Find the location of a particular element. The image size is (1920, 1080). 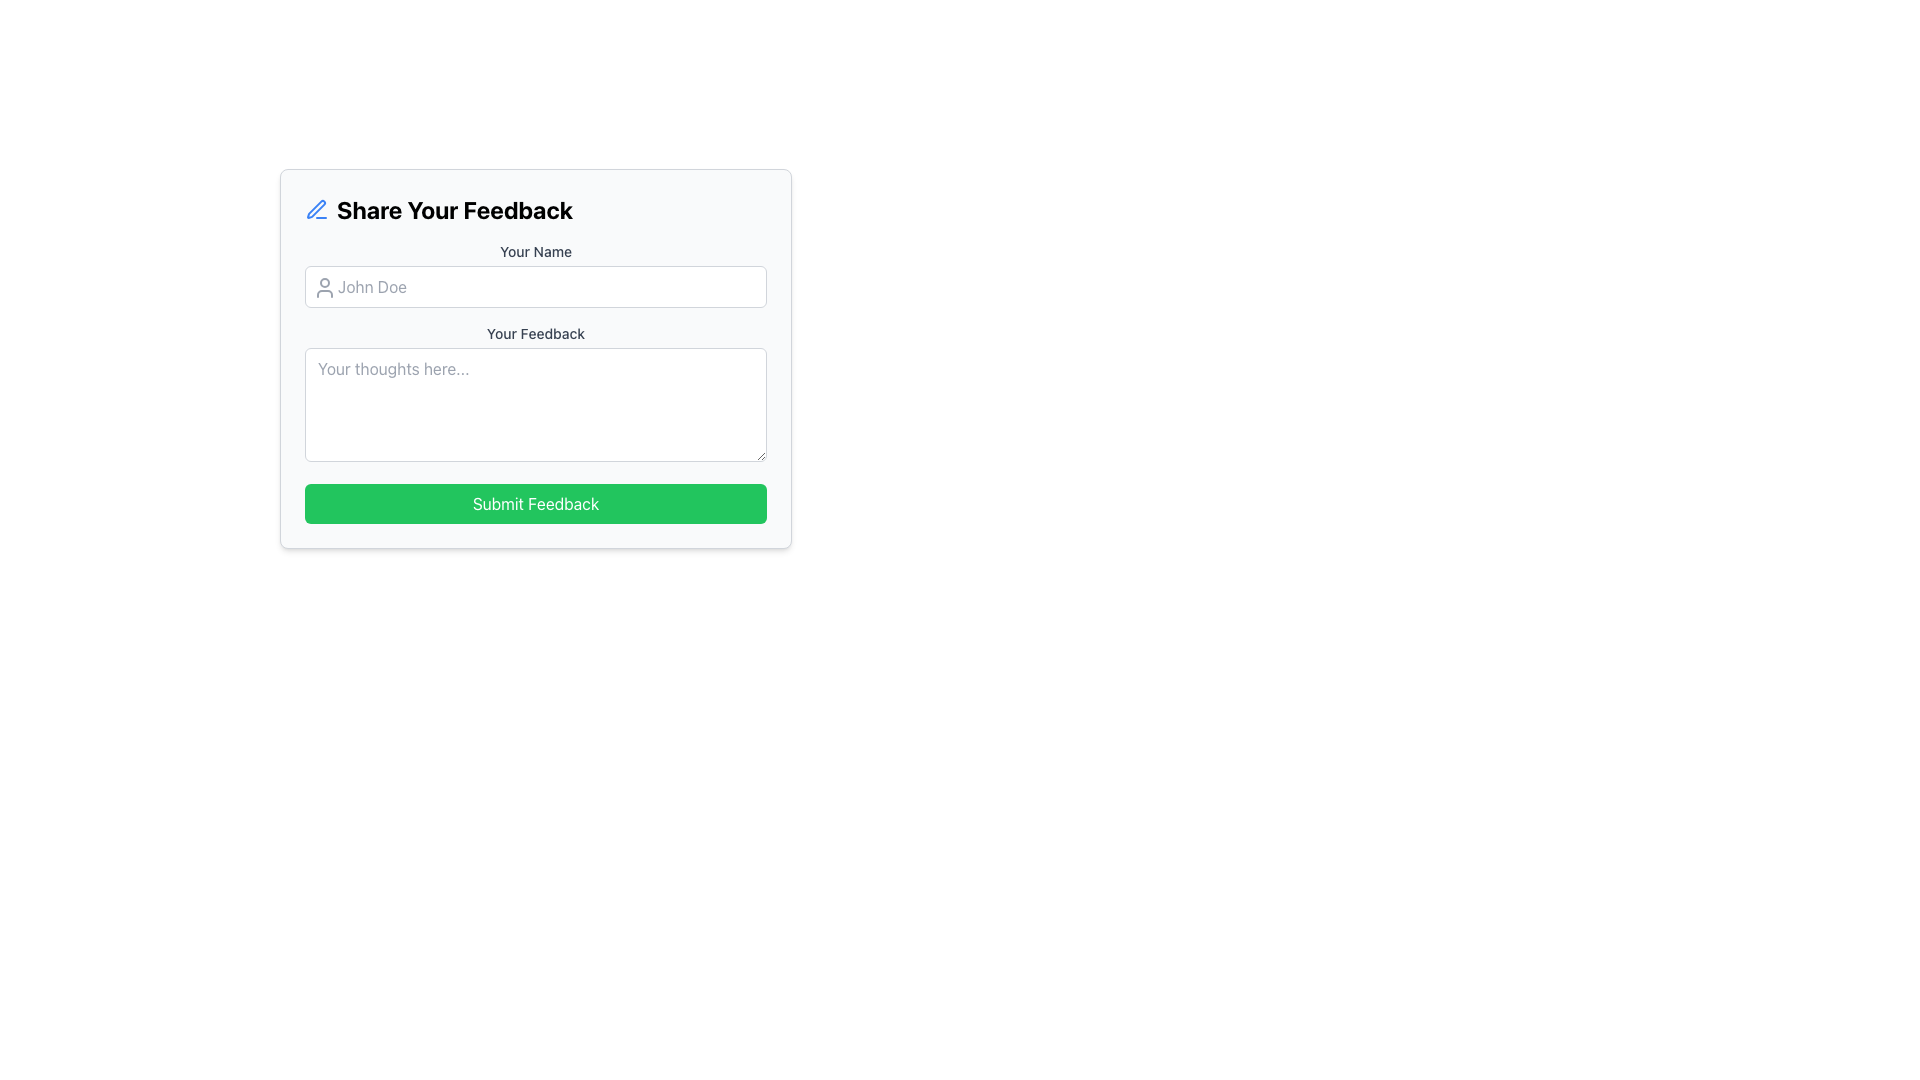

the decorative pen icon located to the left of the 'Share Your Feedback' header text is located at coordinates (315, 209).